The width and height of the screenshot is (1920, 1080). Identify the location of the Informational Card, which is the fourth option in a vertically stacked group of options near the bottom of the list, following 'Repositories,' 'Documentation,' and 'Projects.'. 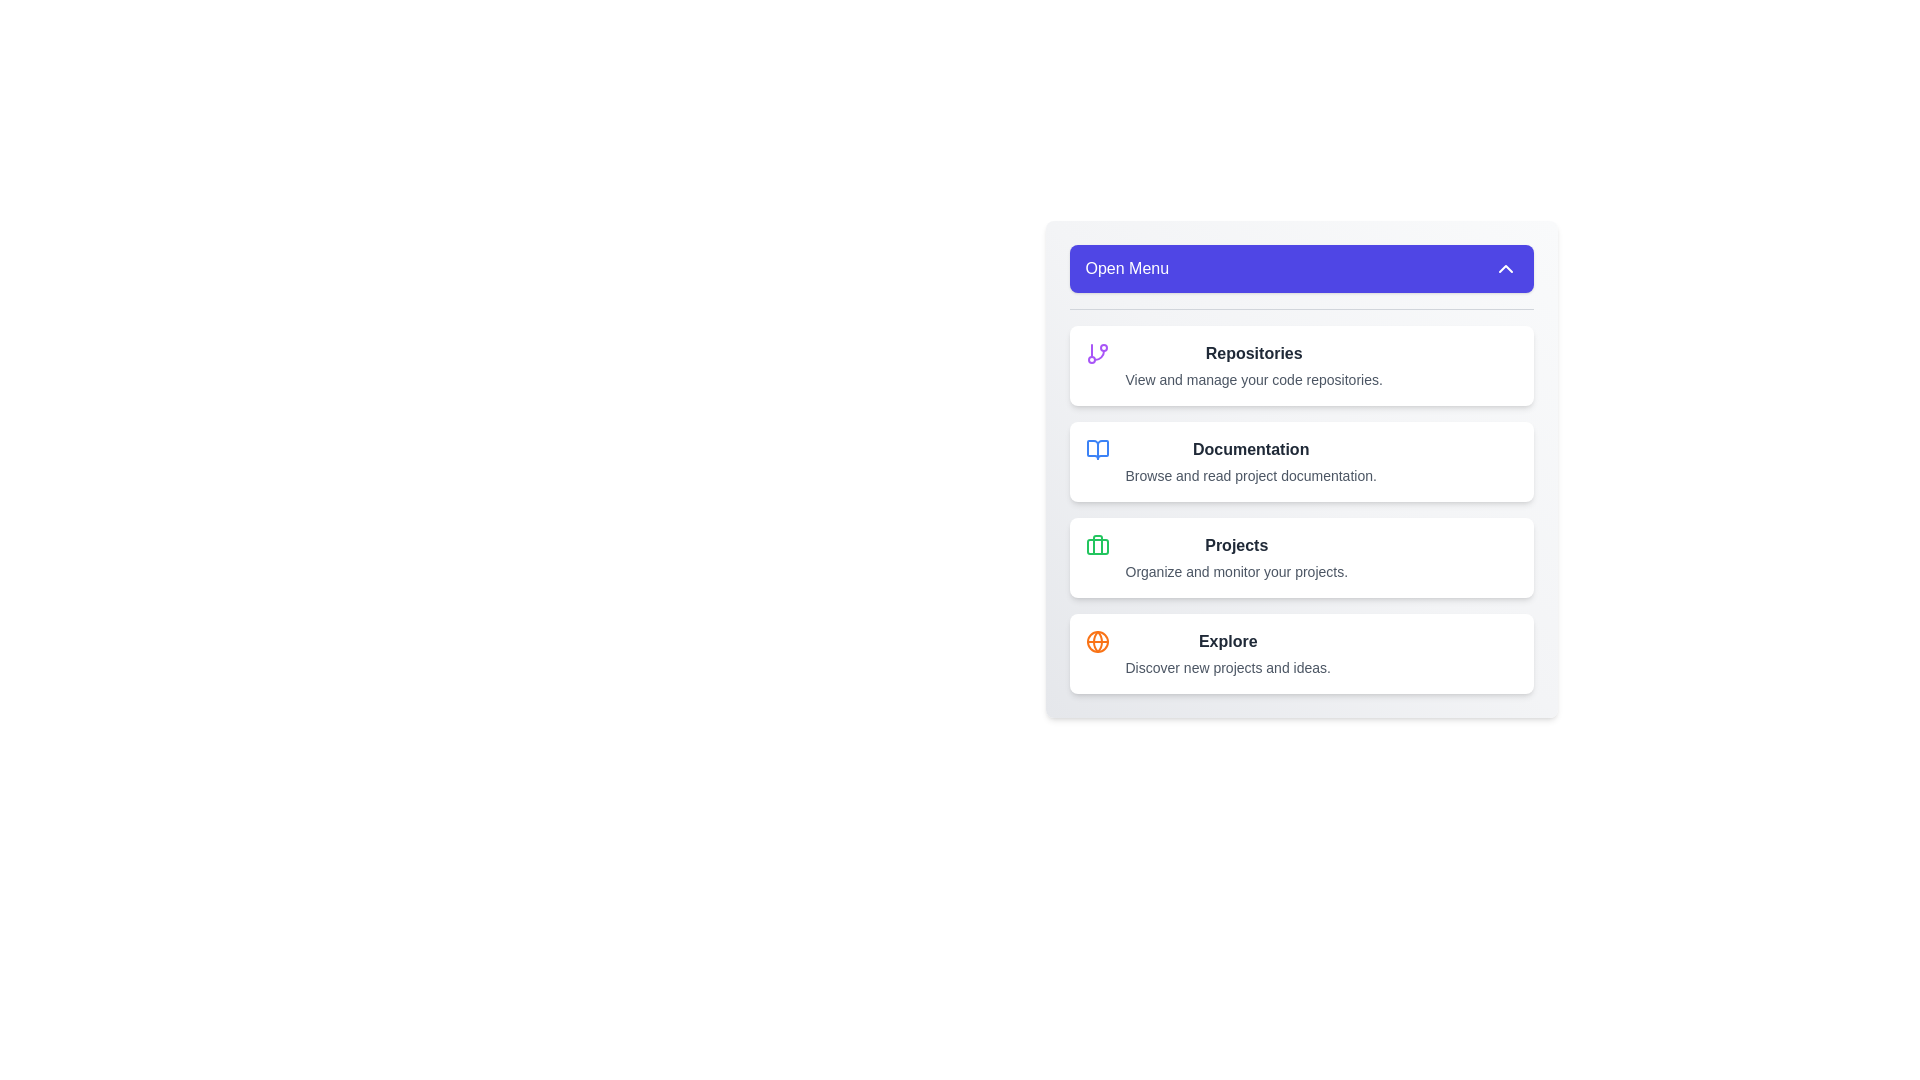
(1301, 654).